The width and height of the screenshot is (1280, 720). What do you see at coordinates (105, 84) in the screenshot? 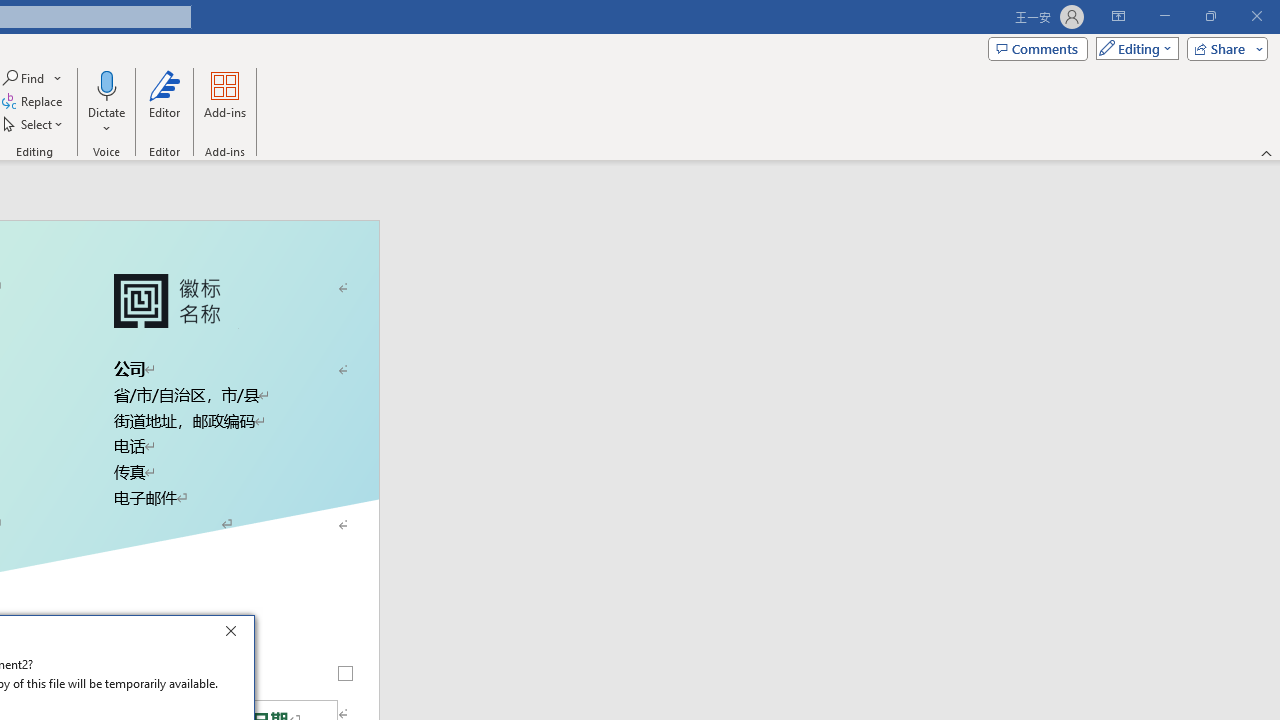
I see `'Dictate'` at bounding box center [105, 84].